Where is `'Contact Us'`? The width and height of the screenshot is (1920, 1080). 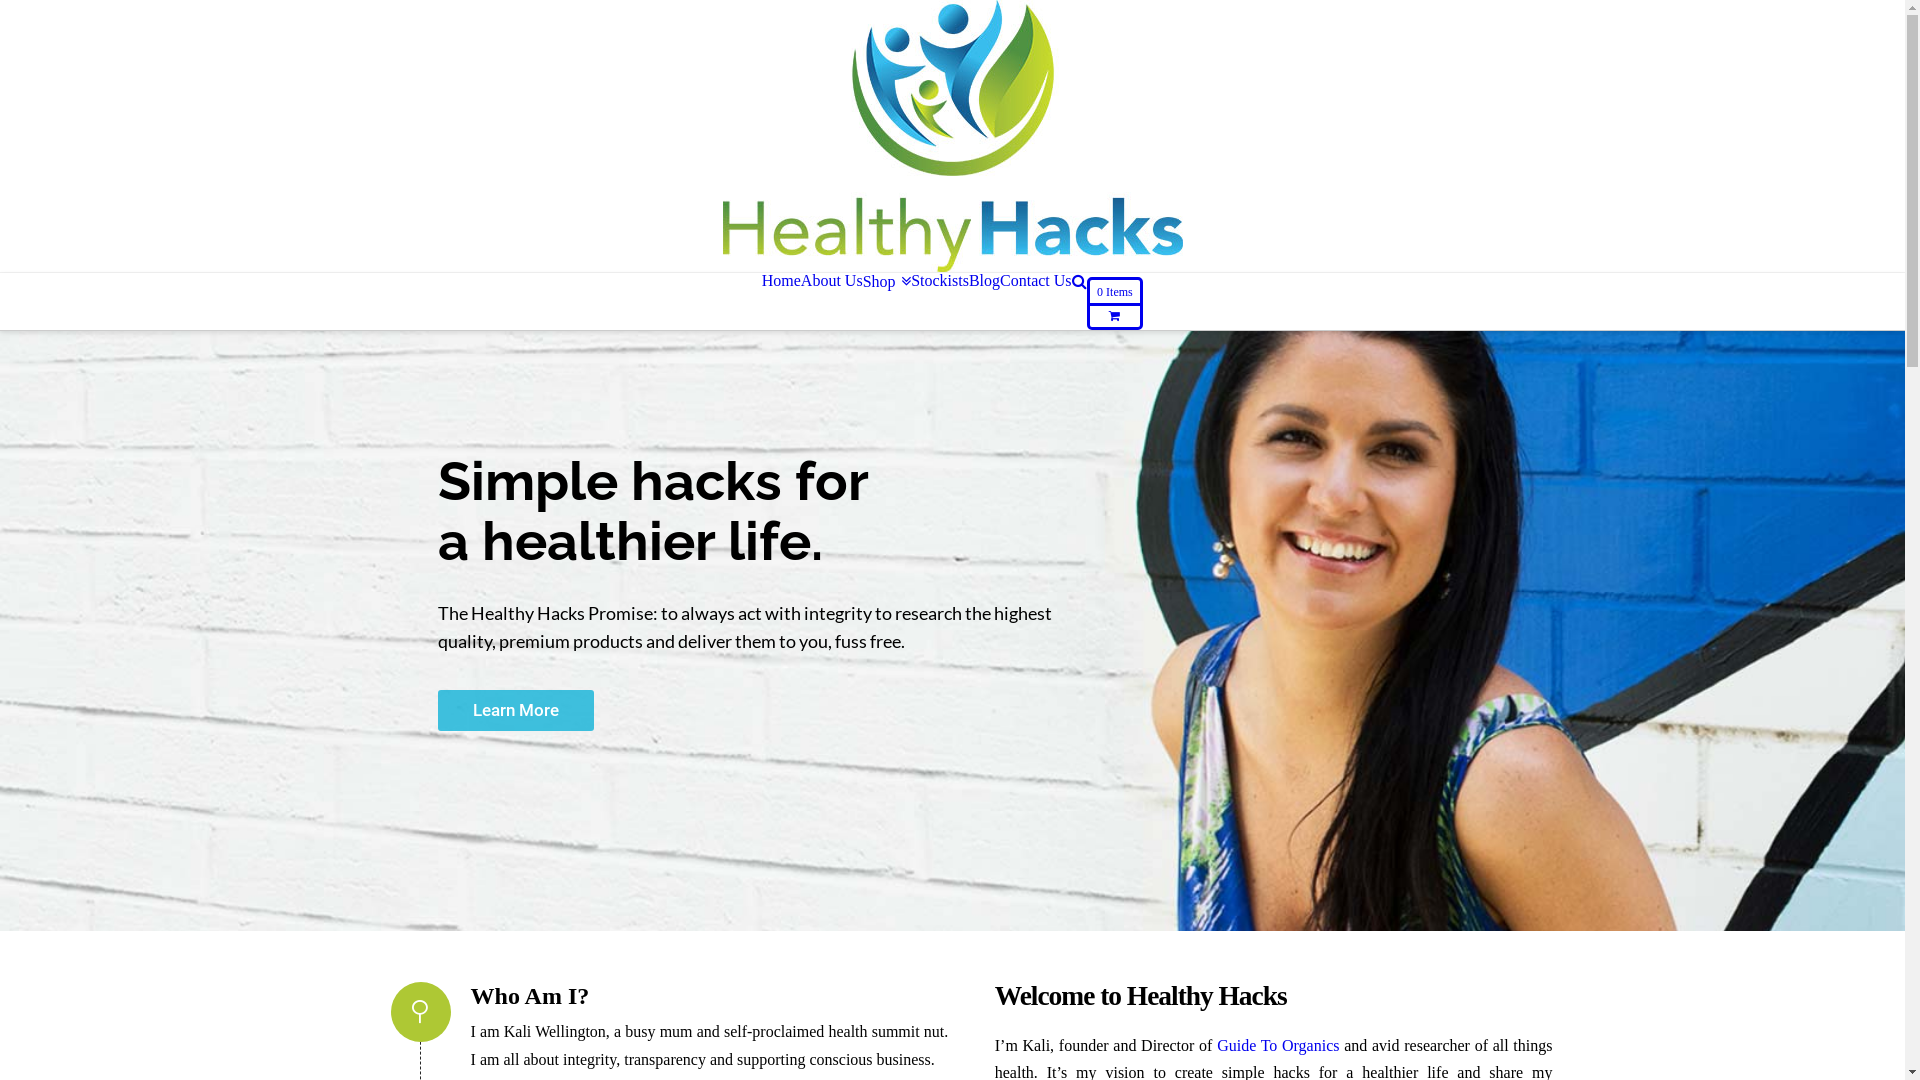 'Contact Us' is located at coordinates (1036, 281).